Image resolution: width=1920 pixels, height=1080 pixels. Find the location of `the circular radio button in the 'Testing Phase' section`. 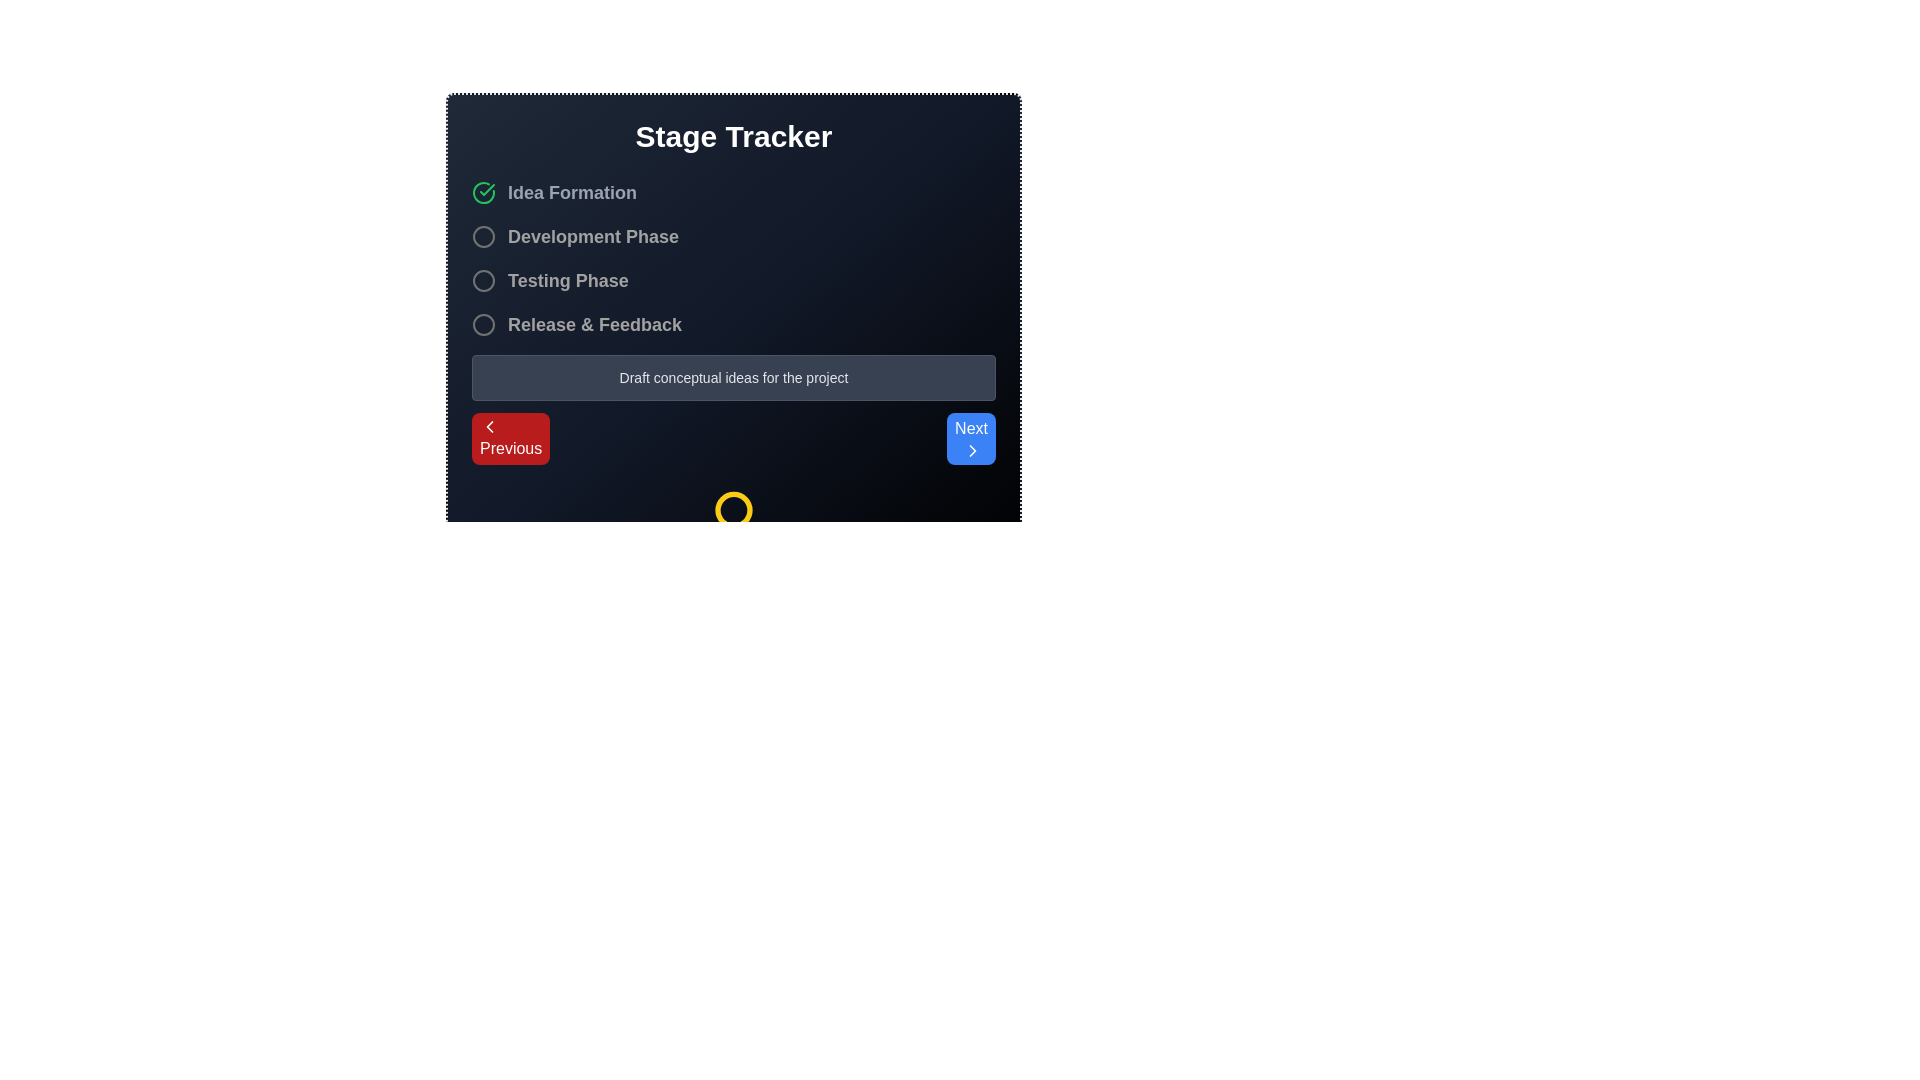

the circular radio button in the 'Testing Phase' section is located at coordinates (484, 281).